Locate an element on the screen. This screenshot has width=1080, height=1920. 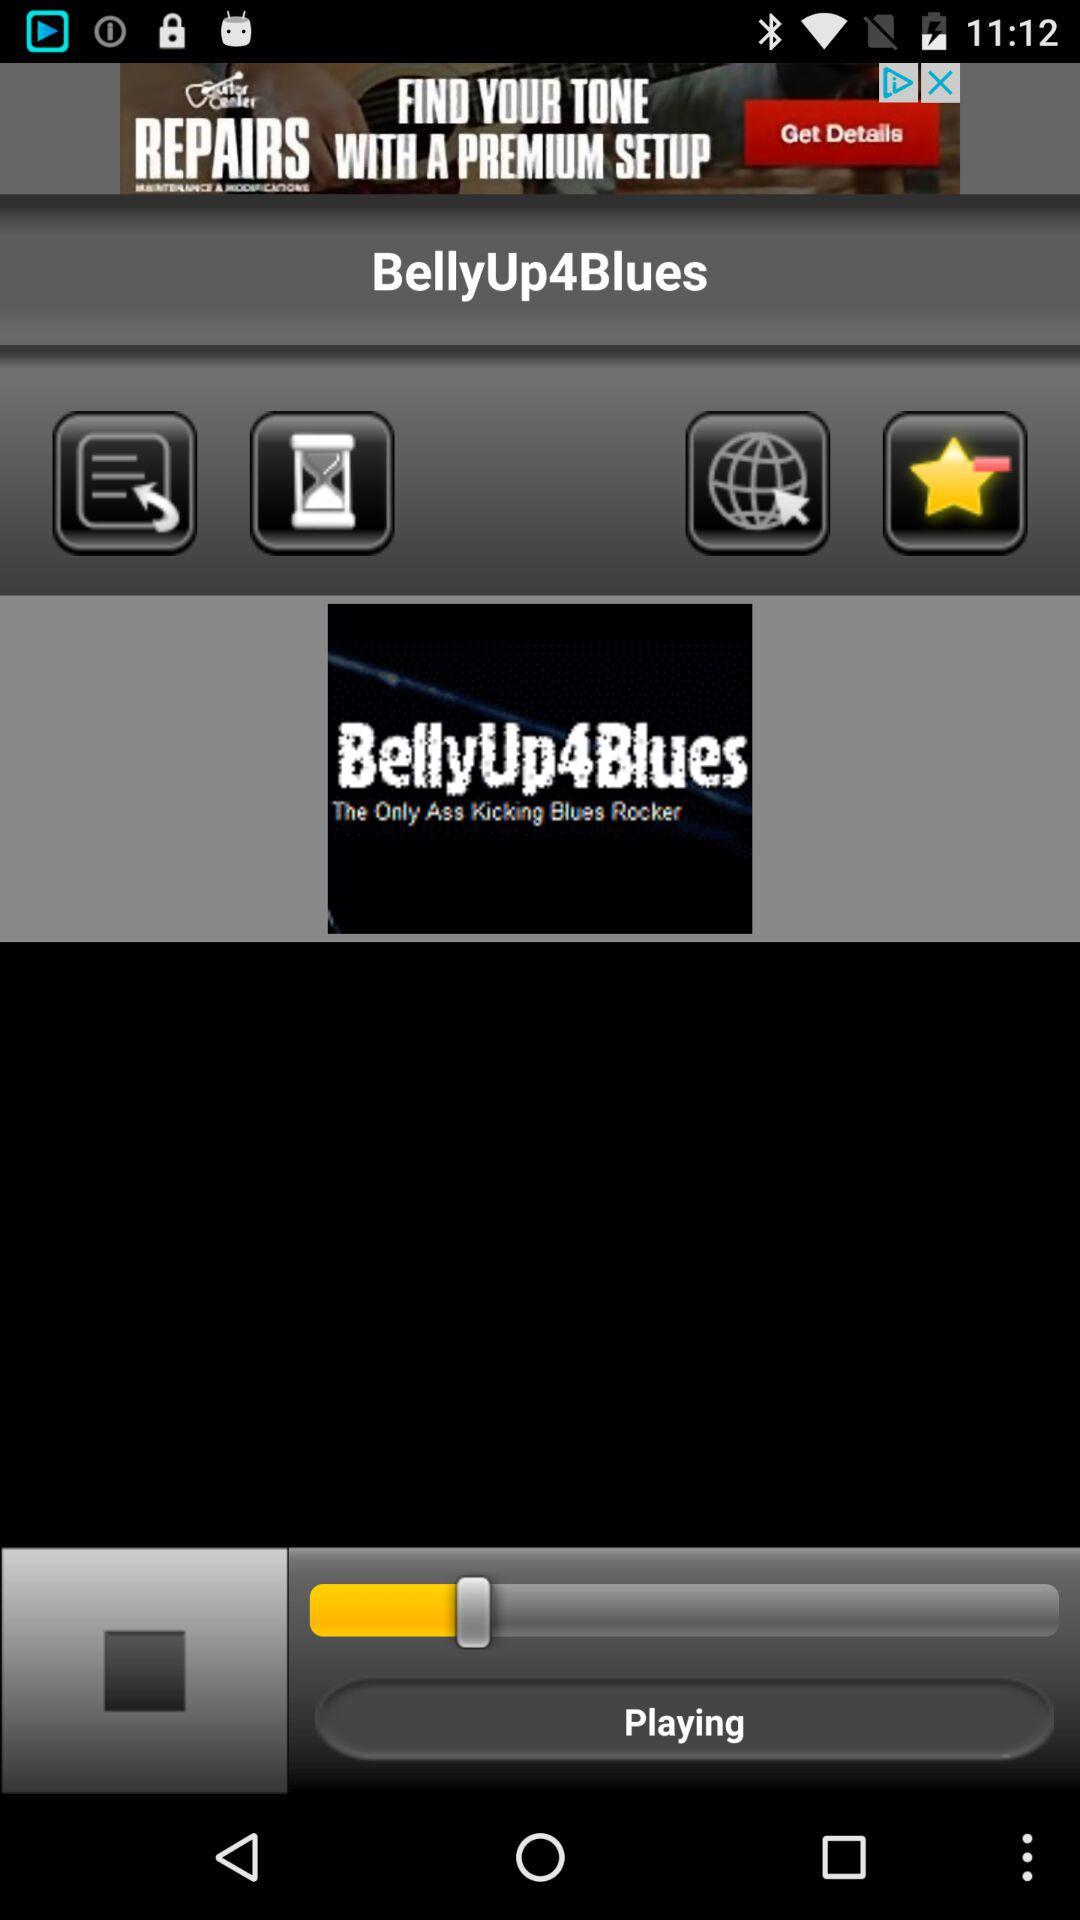
open advertisement is located at coordinates (540, 127).